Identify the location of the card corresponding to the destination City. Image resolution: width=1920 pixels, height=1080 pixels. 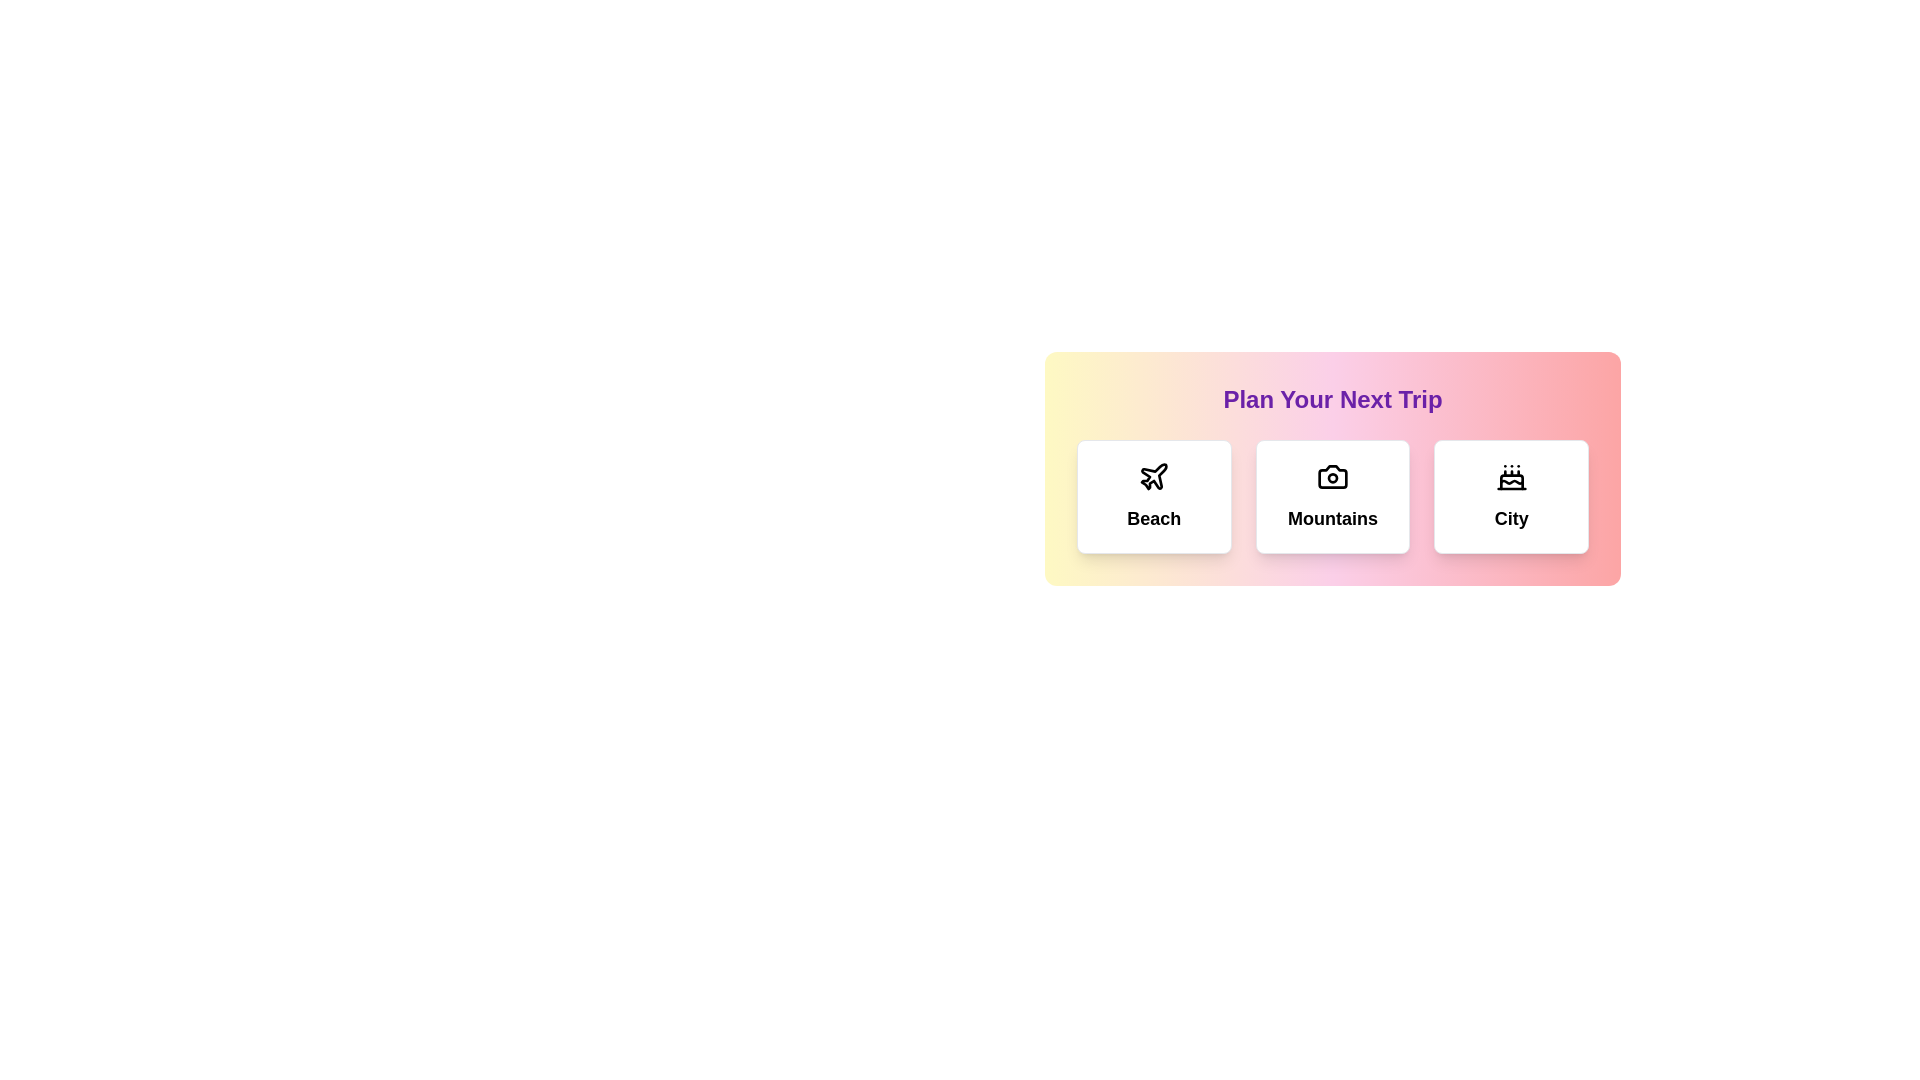
(1512, 496).